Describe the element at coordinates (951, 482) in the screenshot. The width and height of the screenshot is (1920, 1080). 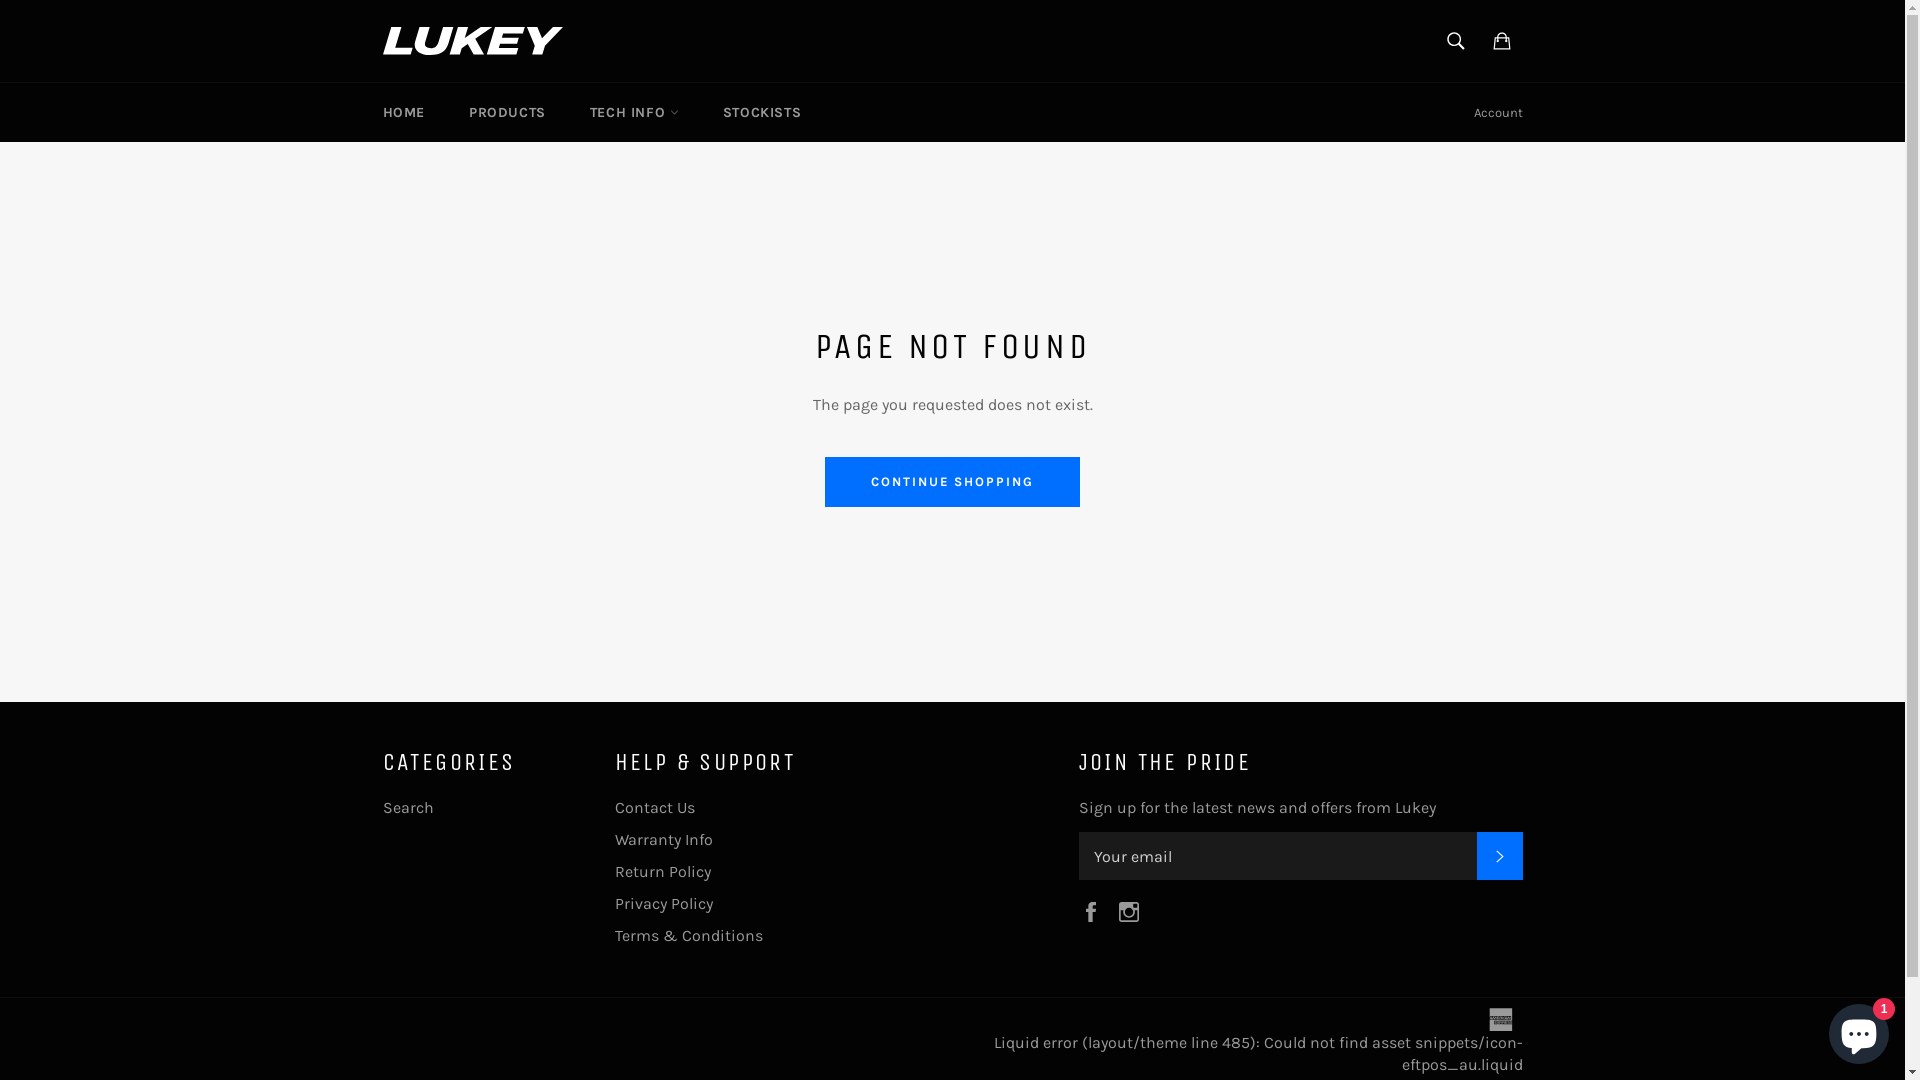
I see `'CONTINUE SHOPPING'` at that location.